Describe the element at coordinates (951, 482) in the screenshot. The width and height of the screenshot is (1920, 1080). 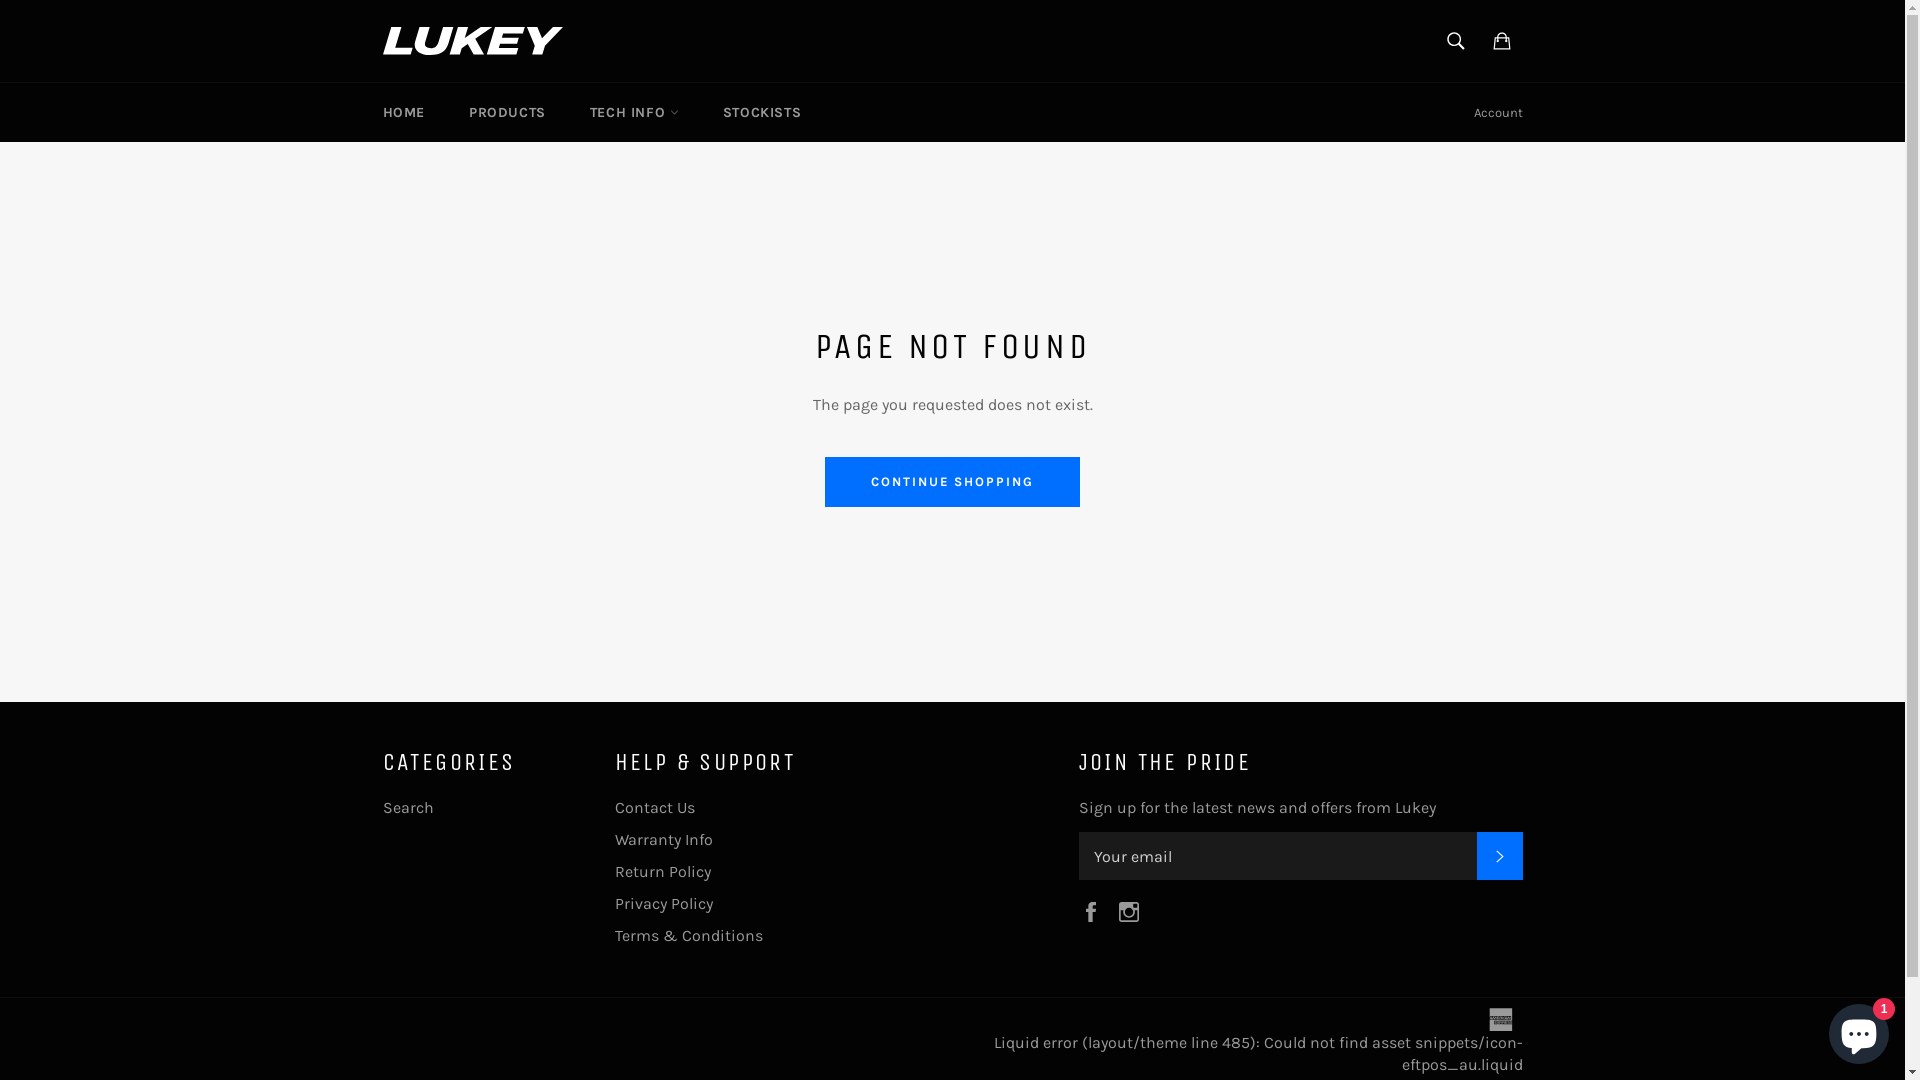
I see `'CONTINUE SHOPPING'` at that location.